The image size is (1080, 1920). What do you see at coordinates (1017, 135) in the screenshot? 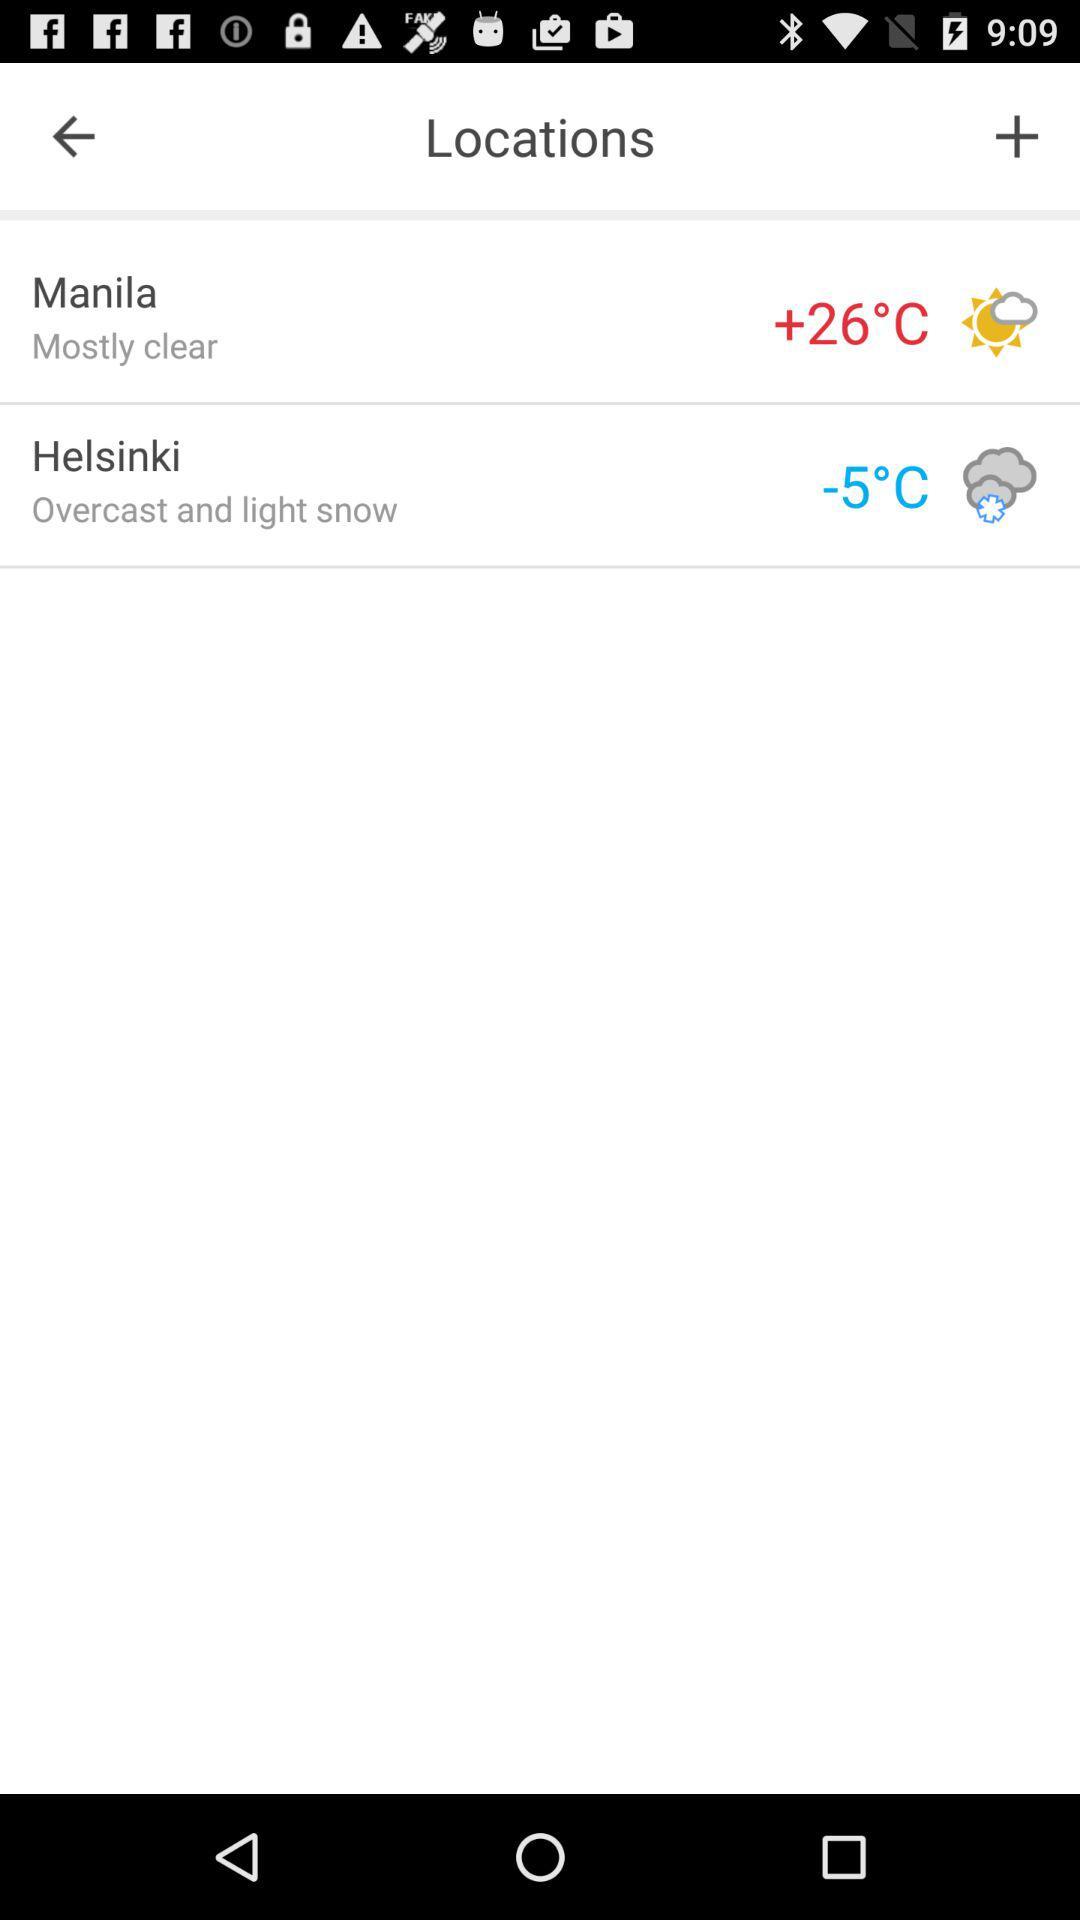
I see `the item to the right of the locations` at bounding box center [1017, 135].